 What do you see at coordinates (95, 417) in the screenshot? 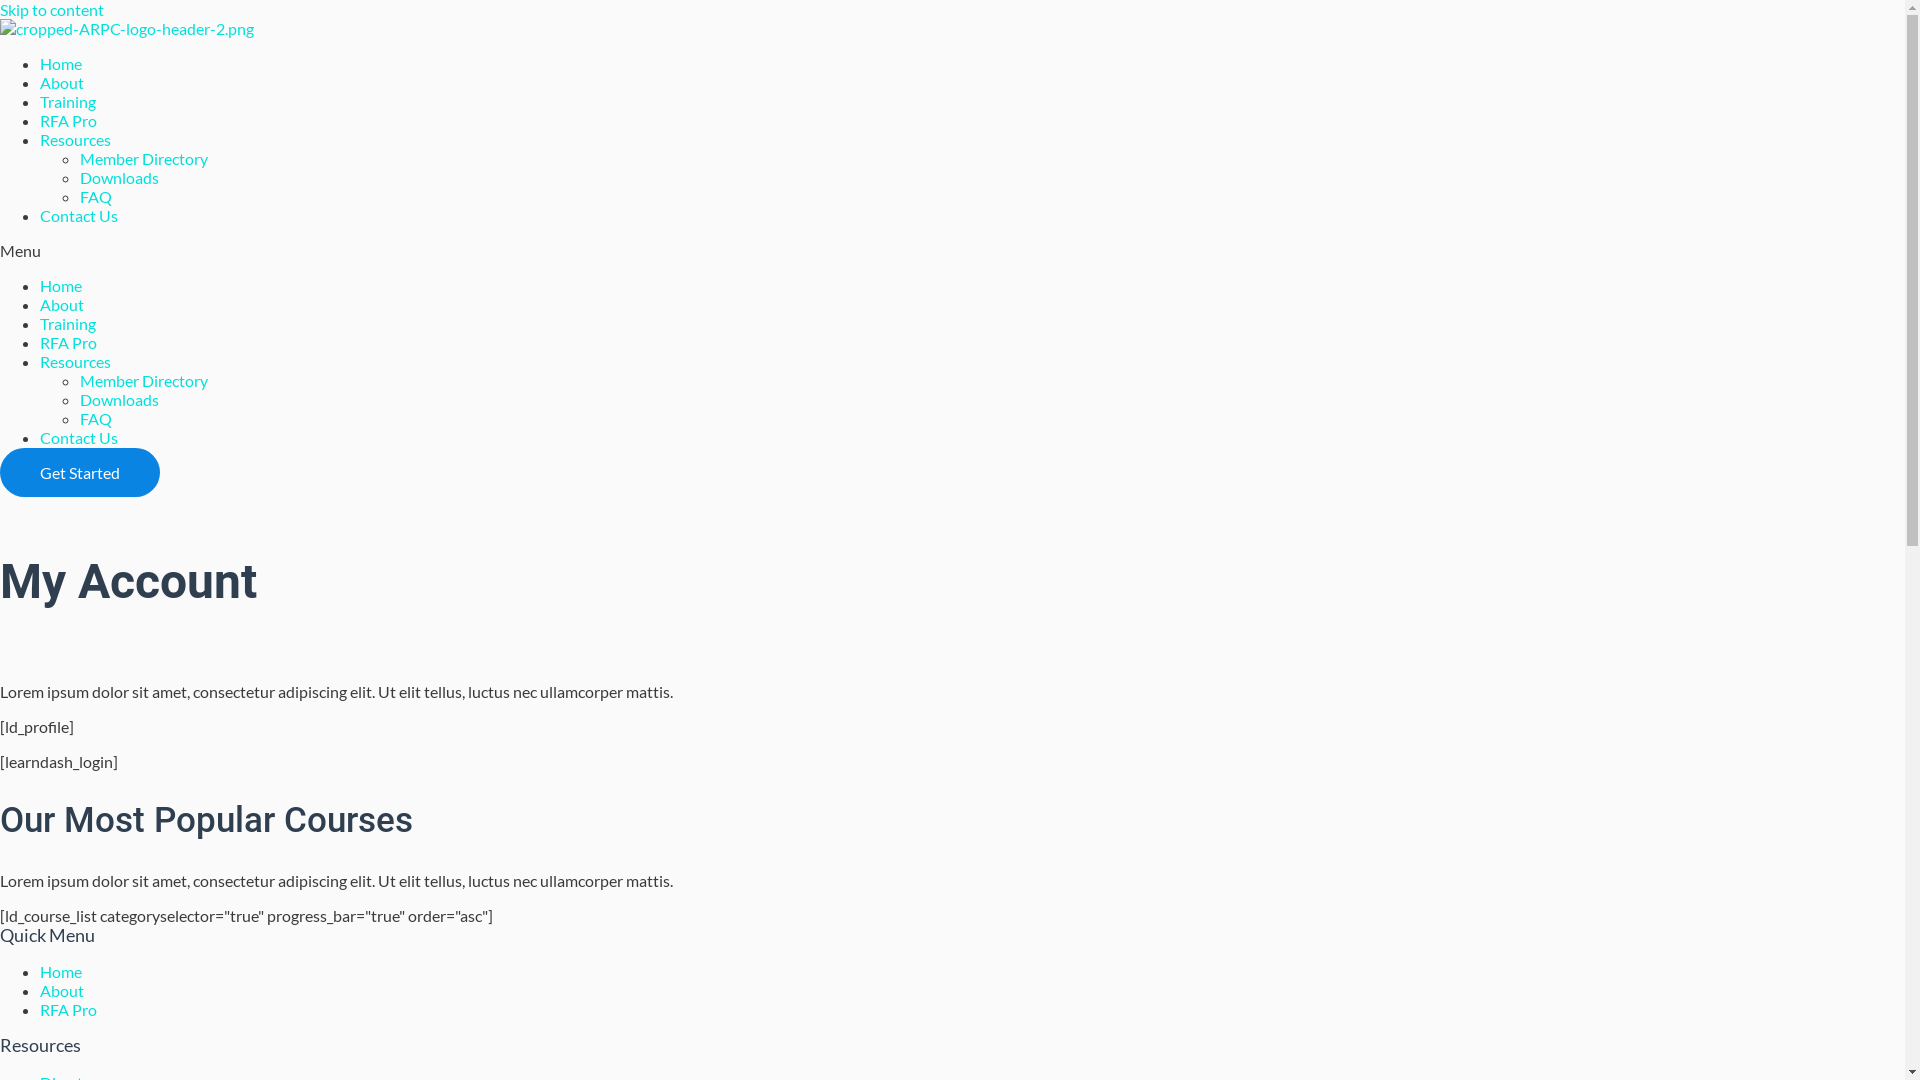
I see `'FAQ'` at bounding box center [95, 417].